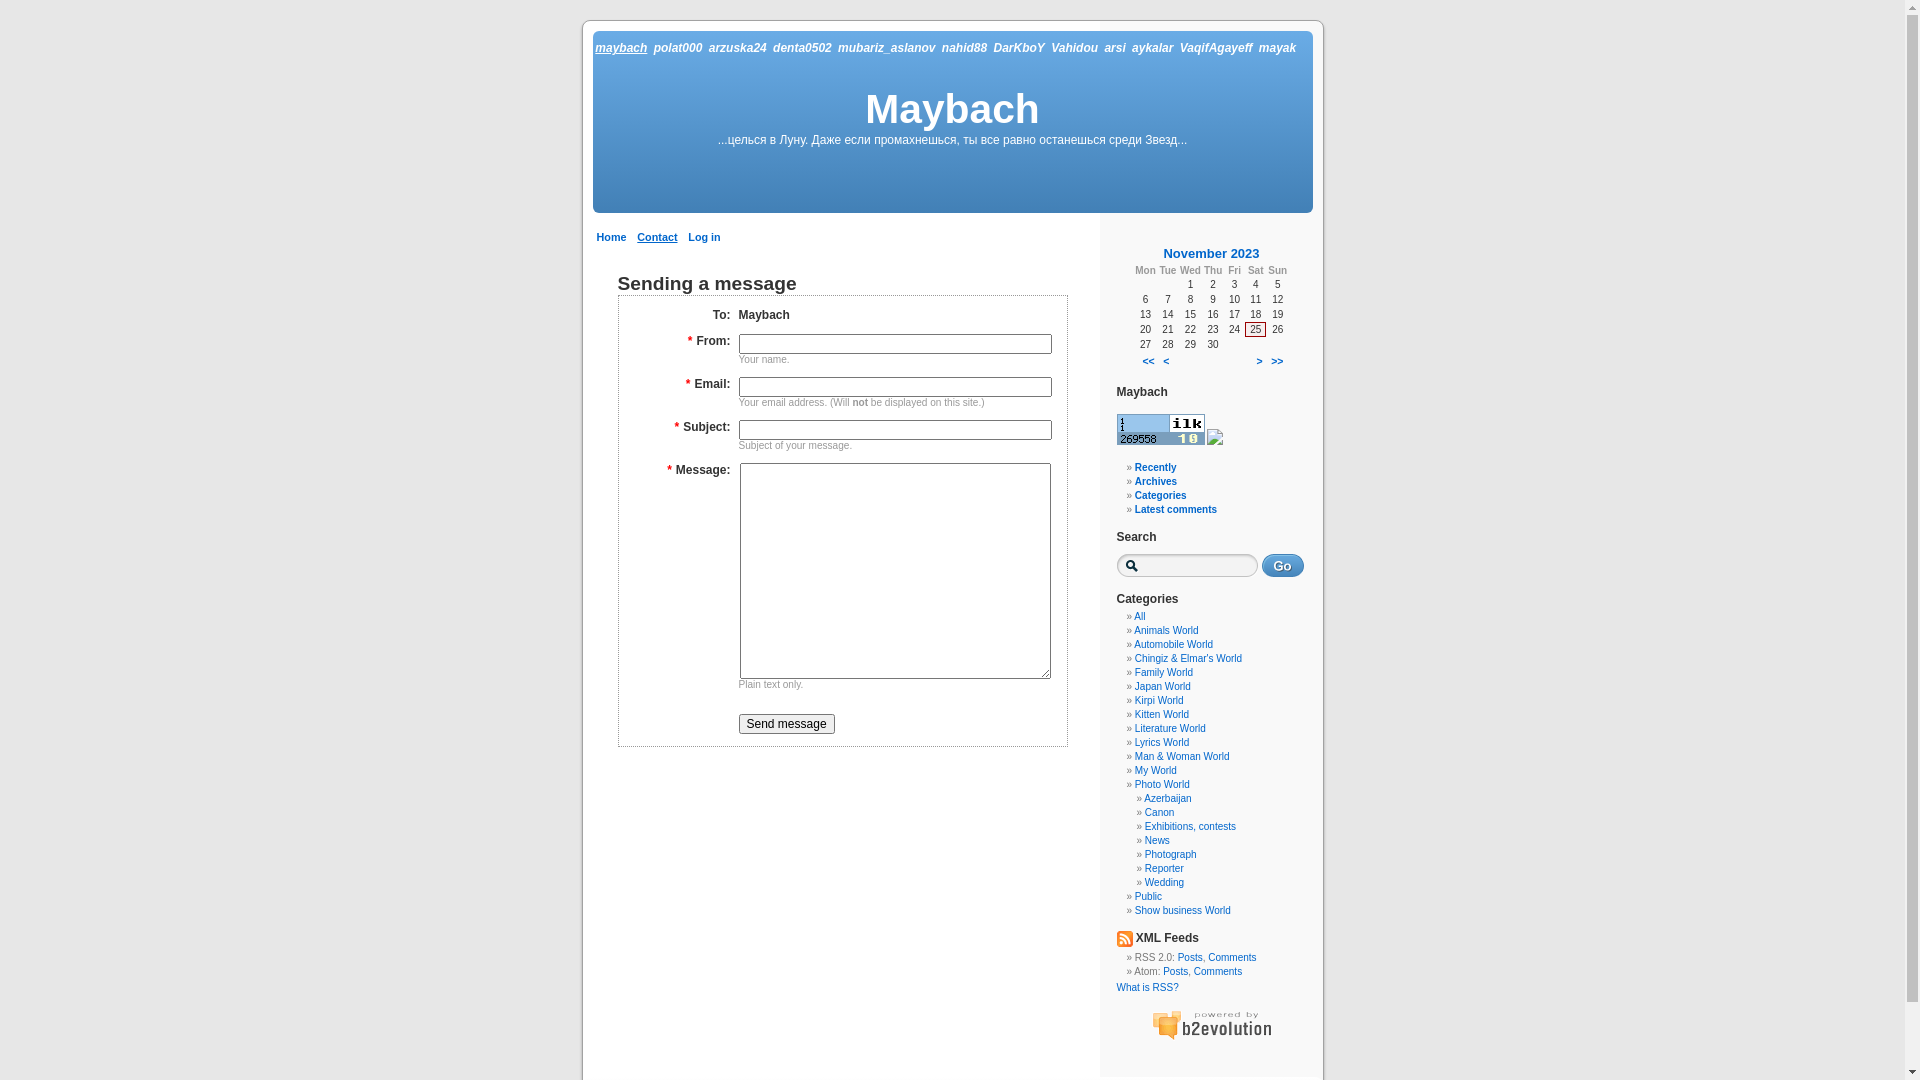 This screenshot has height=1080, width=1920. What do you see at coordinates (1166, 630) in the screenshot?
I see `'Animals World'` at bounding box center [1166, 630].